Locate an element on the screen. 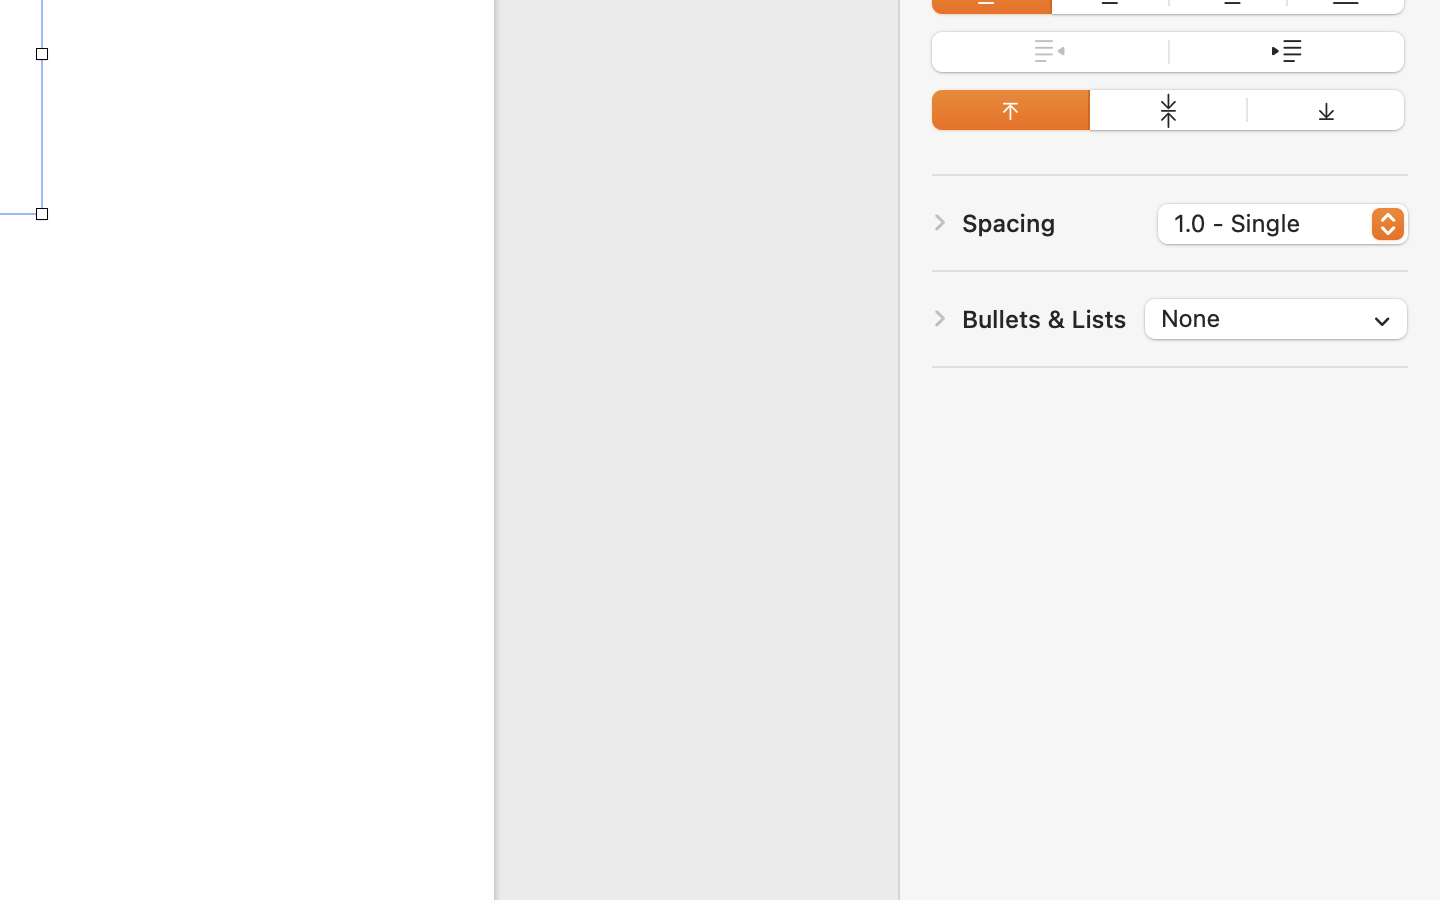  '1.0 - Single' is located at coordinates (1284, 225).